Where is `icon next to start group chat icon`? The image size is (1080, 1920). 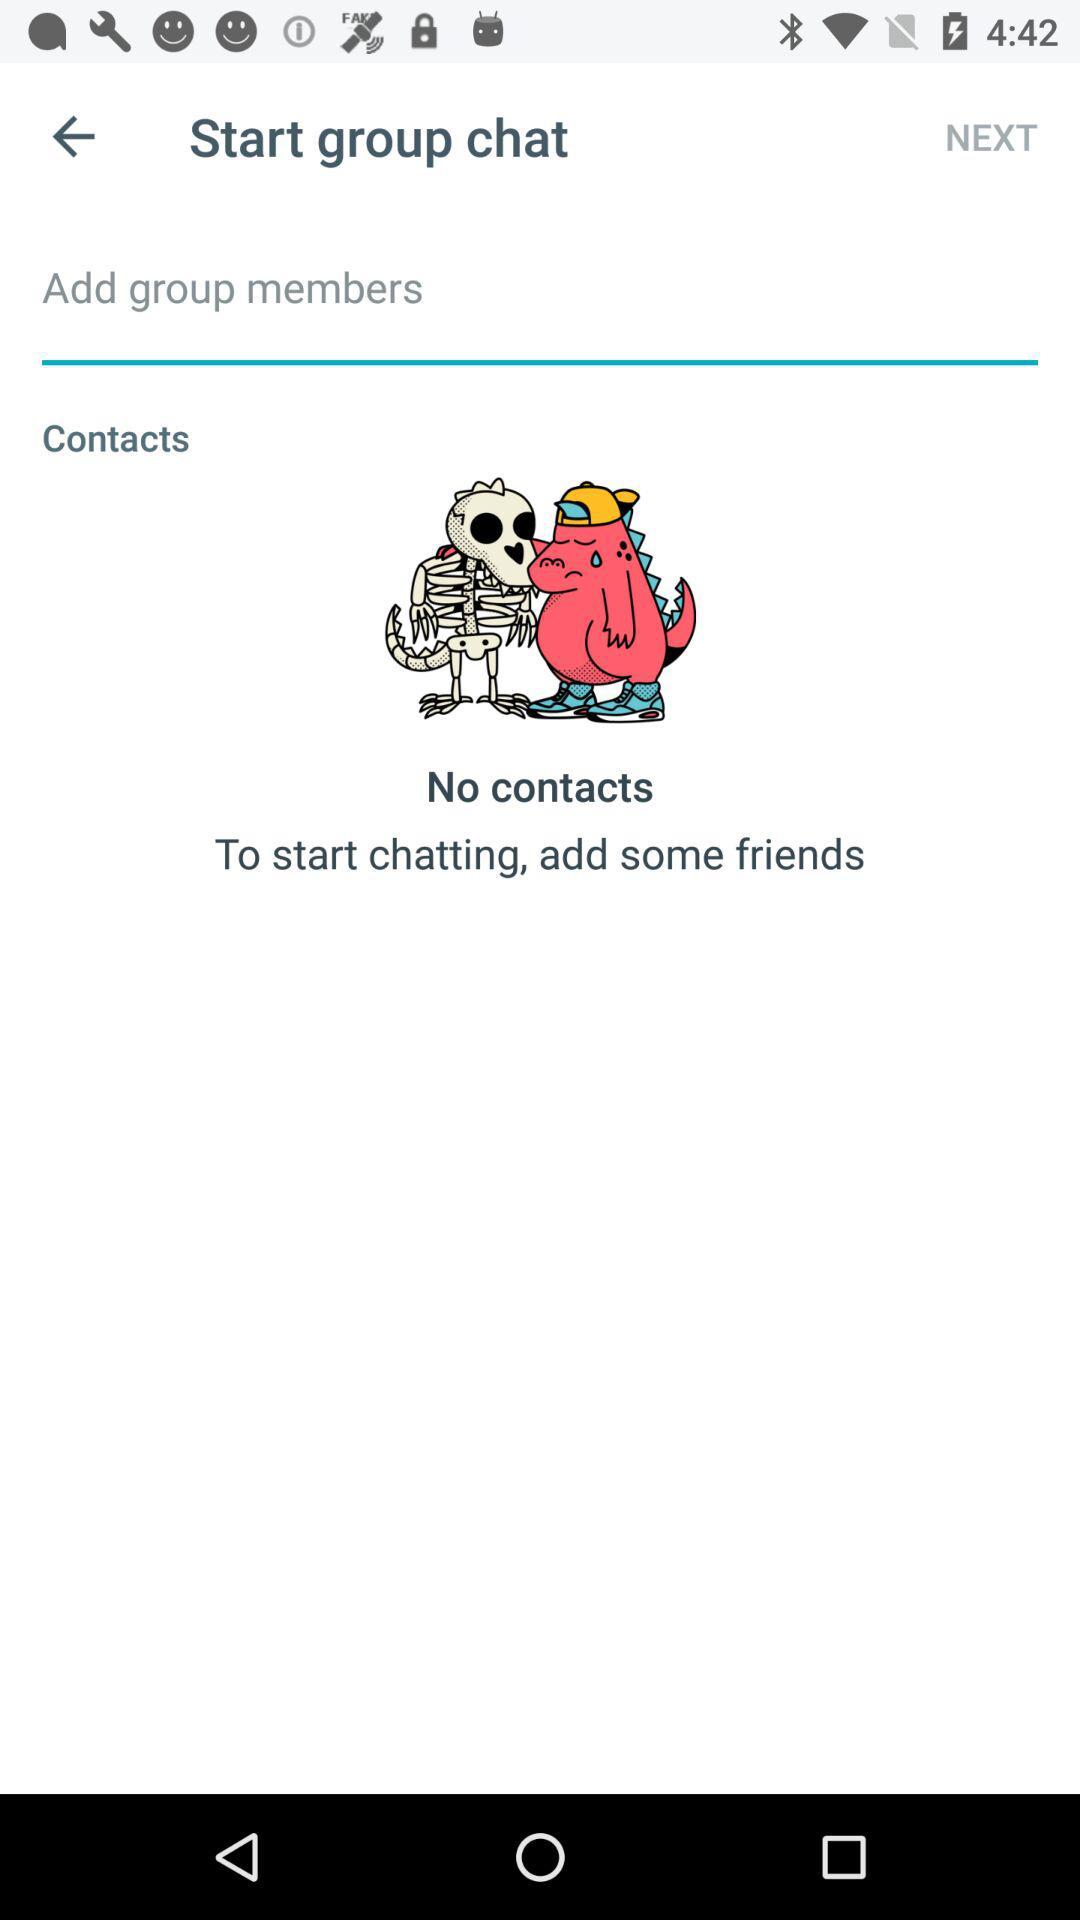 icon next to start group chat icon is located at coordinates (72, 135).